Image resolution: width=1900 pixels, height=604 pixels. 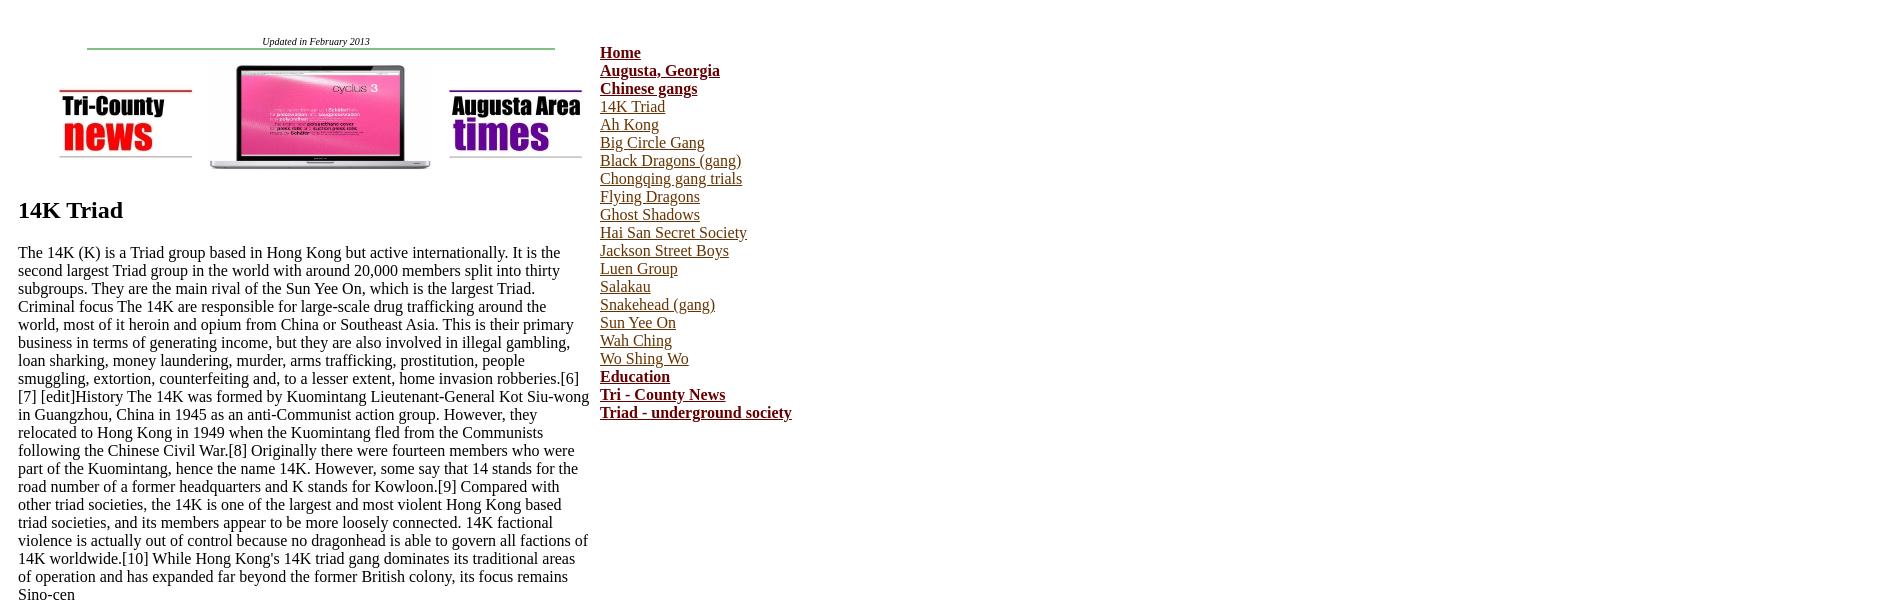 I want to click on 'Chinese gangs', so click(x=648, y=87).